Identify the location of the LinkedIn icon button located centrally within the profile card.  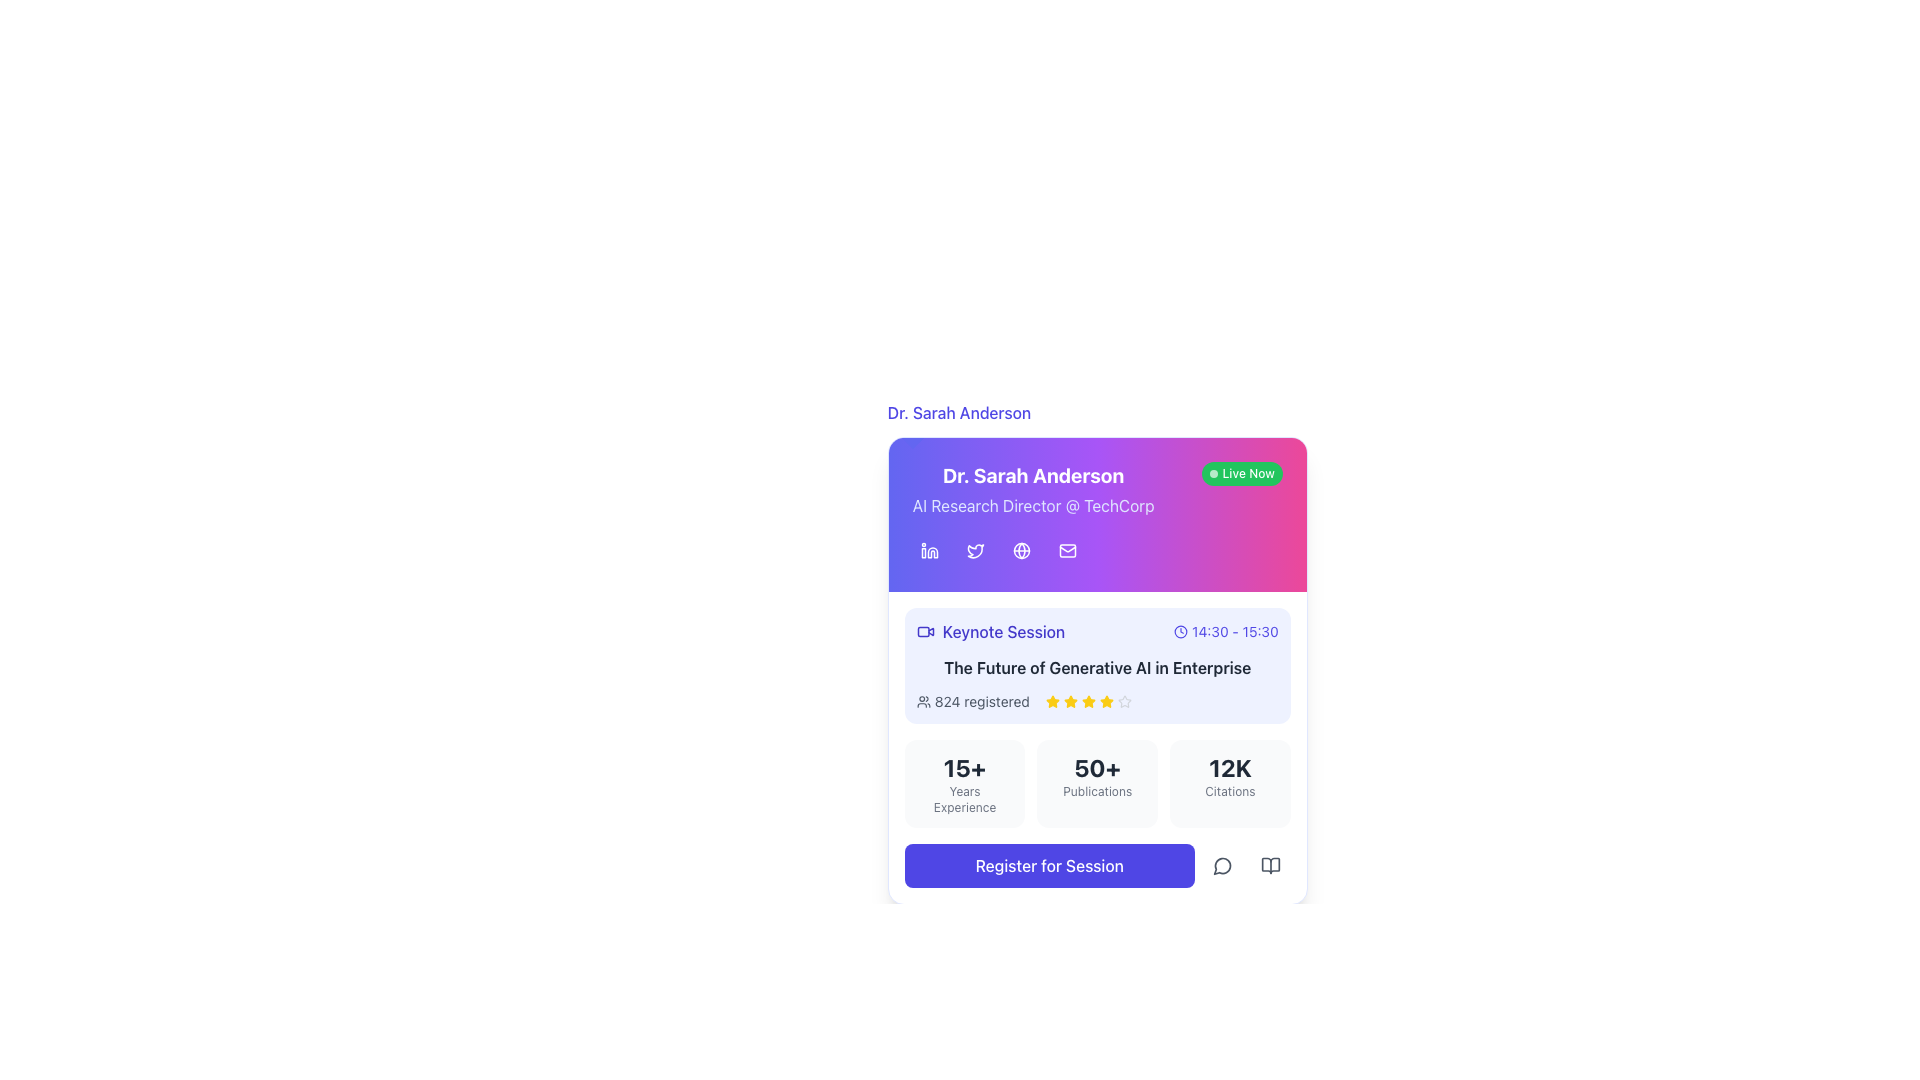
(928, 551).